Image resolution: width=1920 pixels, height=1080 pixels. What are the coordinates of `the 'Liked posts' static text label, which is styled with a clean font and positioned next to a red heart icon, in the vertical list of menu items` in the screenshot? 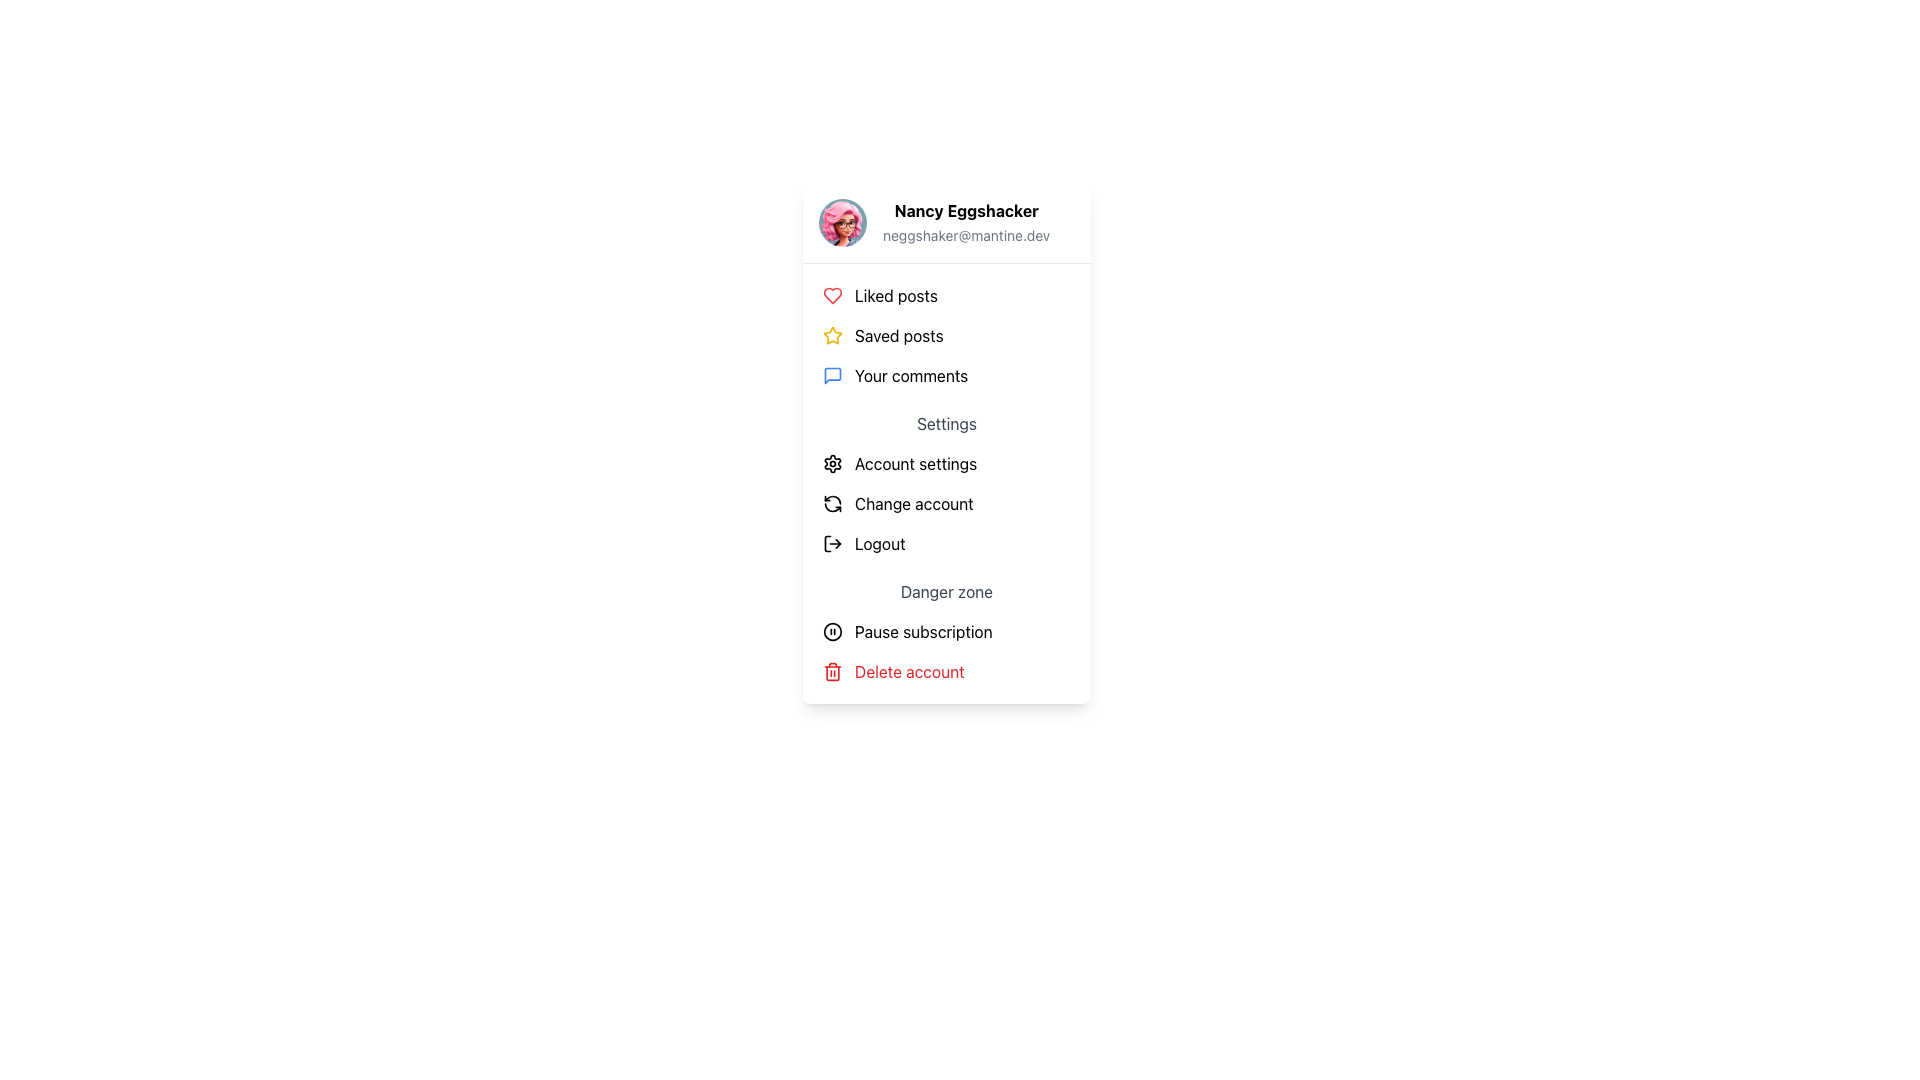 It's located at (895, 296).